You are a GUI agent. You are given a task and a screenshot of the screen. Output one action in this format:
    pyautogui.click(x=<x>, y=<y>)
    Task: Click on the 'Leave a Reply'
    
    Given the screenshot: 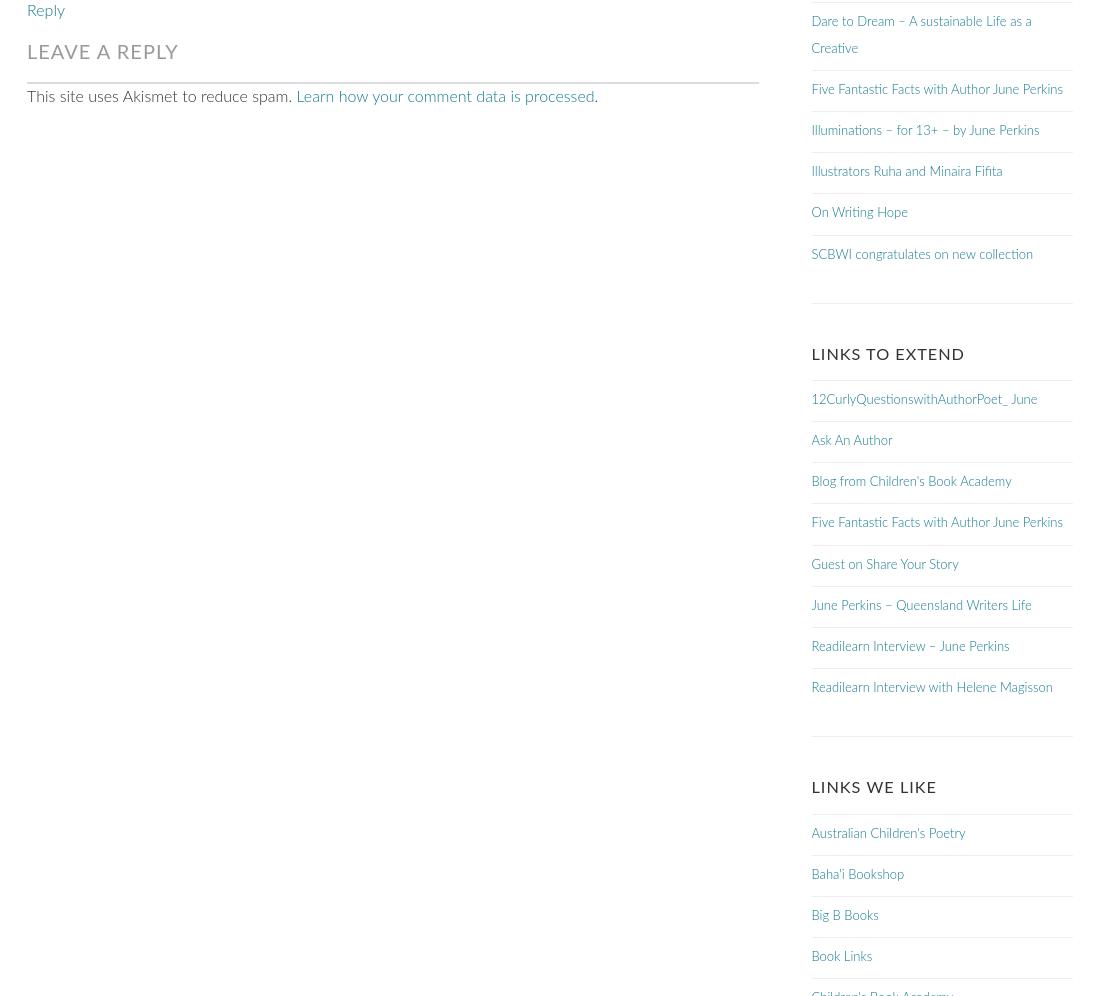 What is the action you would take?
    pyautogui.click(x=102, y=50)
    